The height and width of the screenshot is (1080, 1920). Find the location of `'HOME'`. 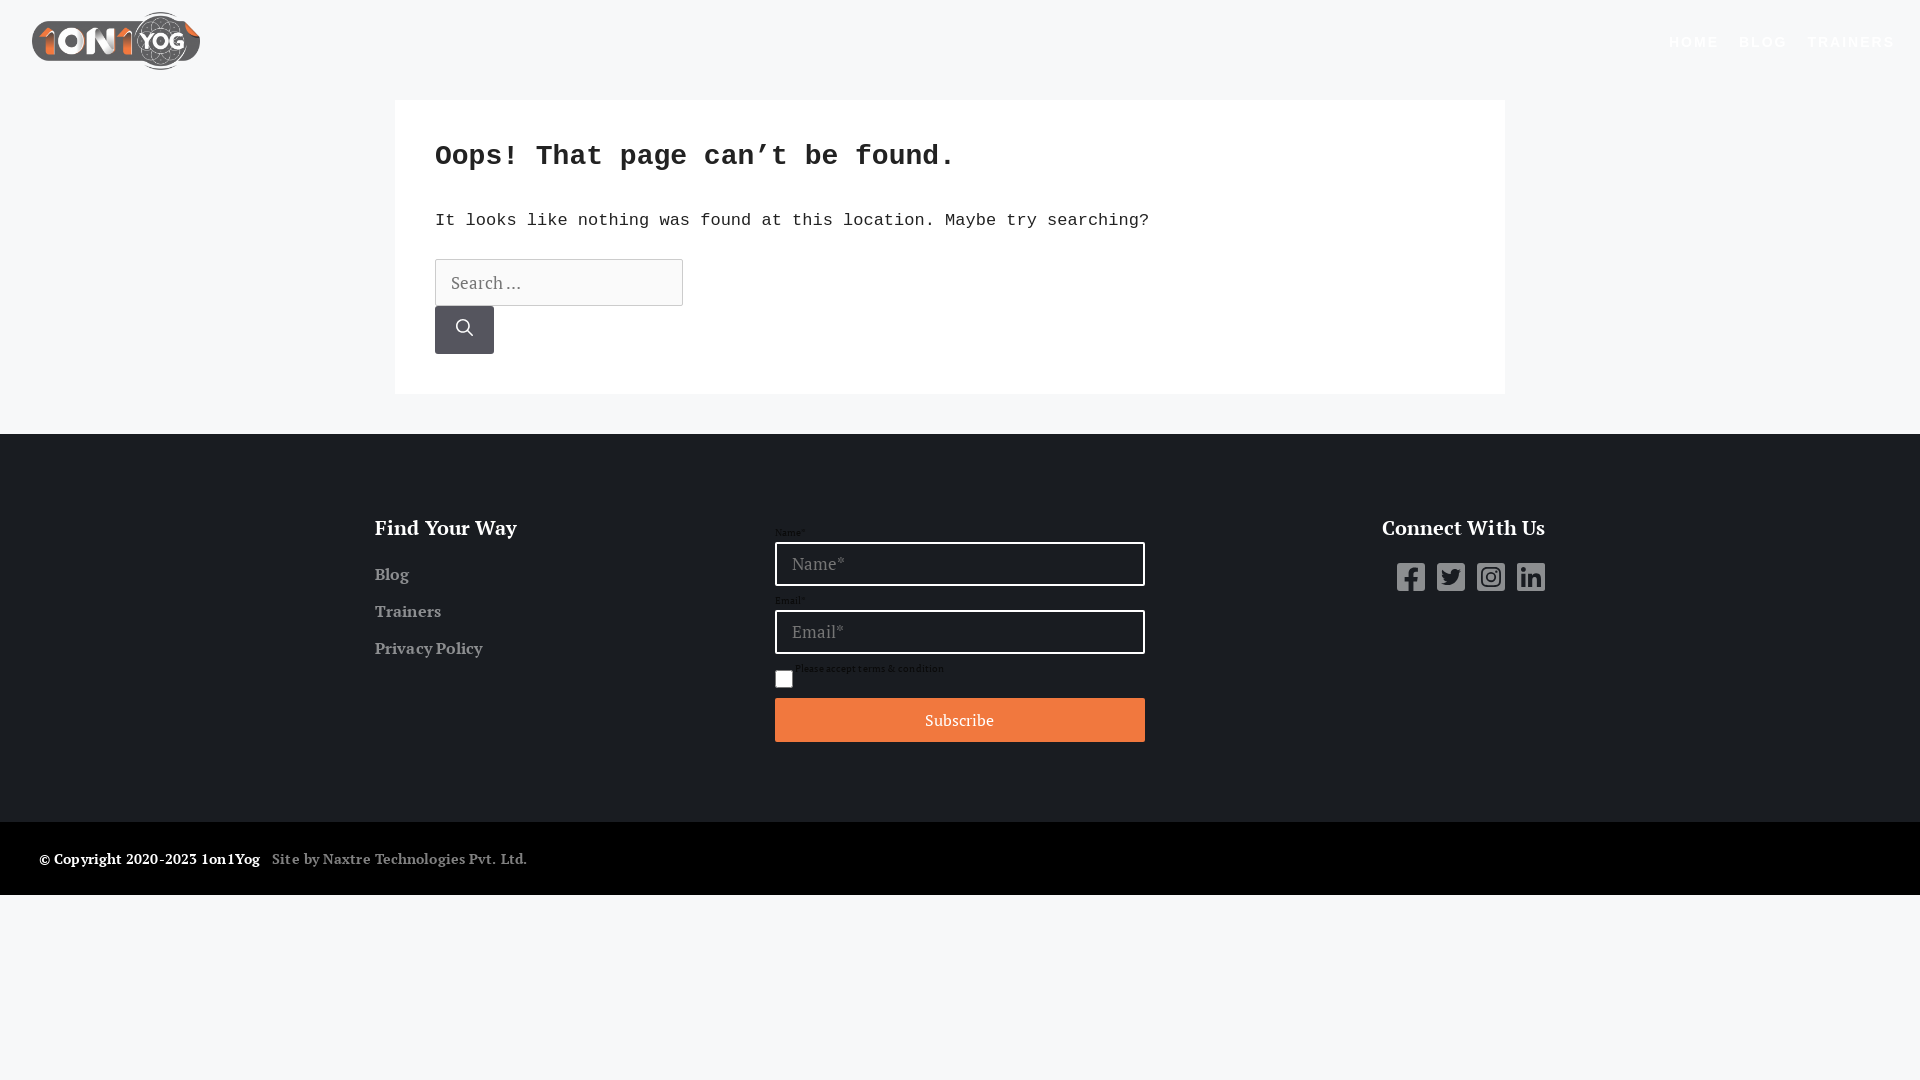

'HOME' is located at coordinates (1669, 42).